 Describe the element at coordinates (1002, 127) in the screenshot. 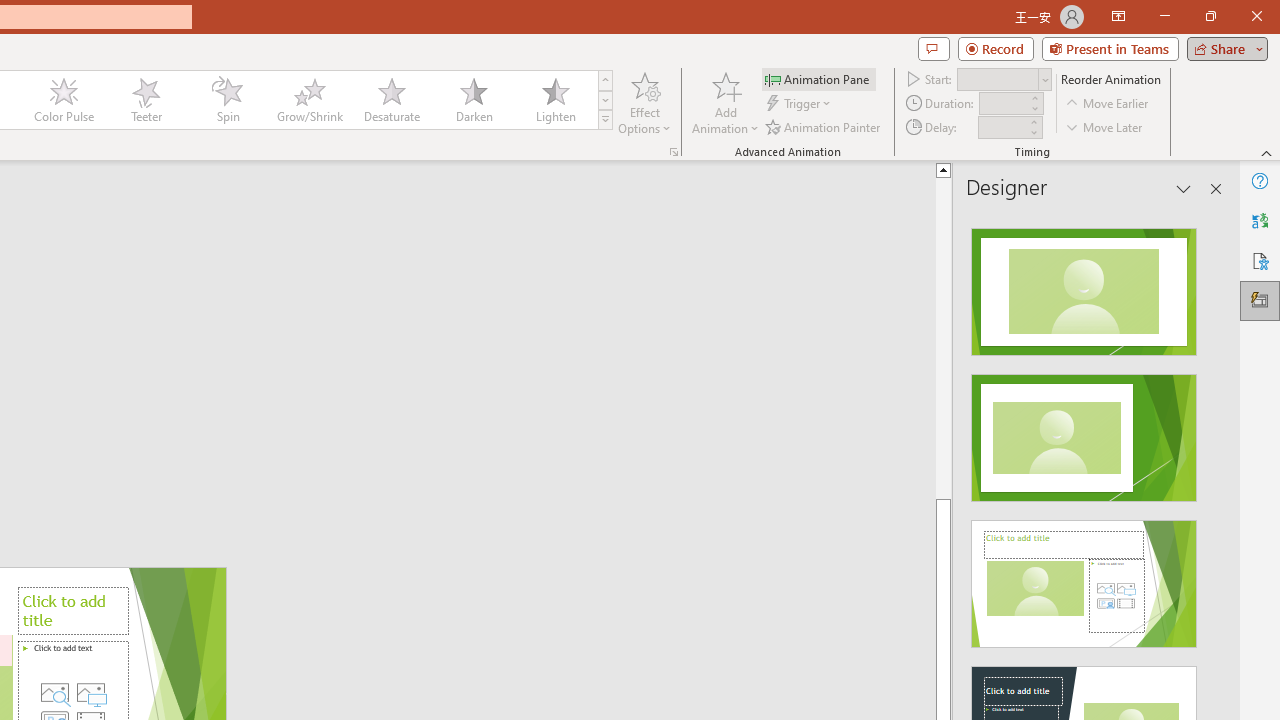

I see `'Animation Delay'` at that location.